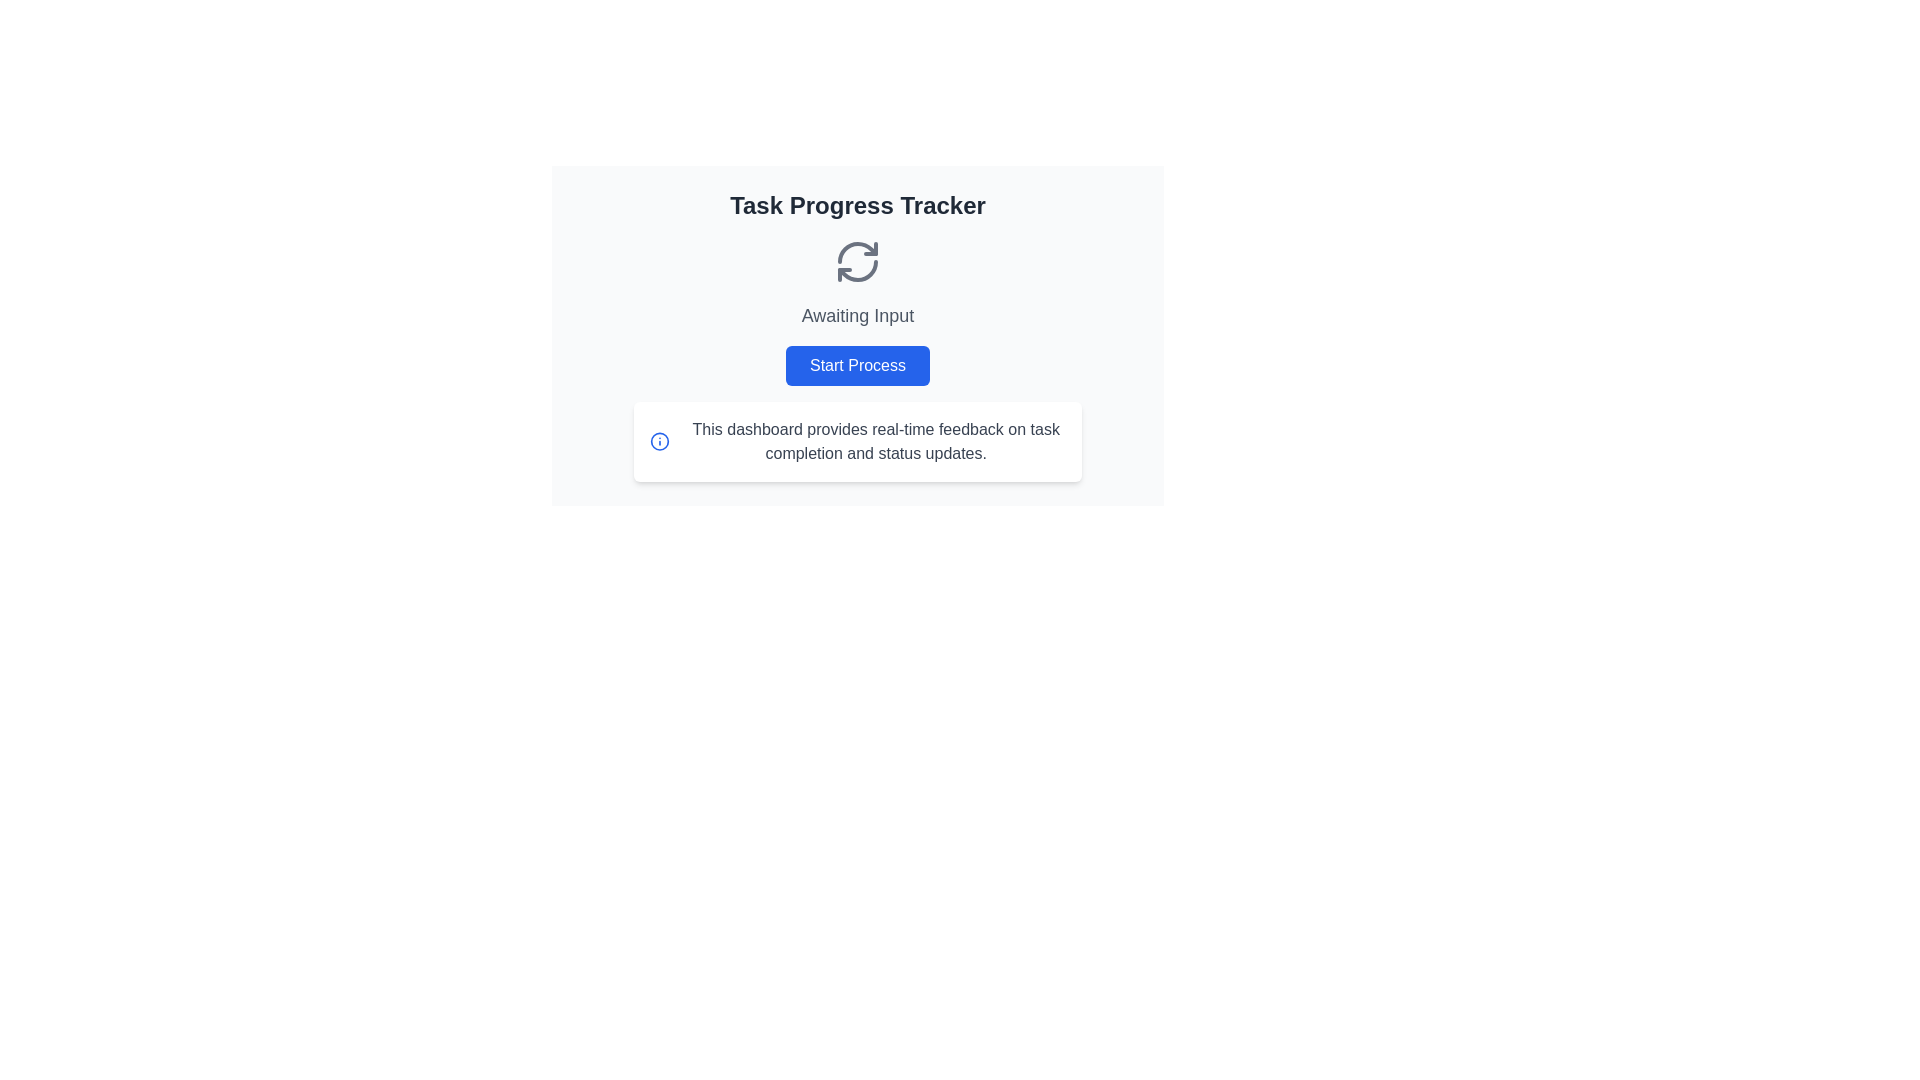  What do you see at coordinates (660, 441) in the screenshot?
I see `the blue circular info icon located to the left of the descriptive text about the dashboard's feedback and status updates` at bounding box center [660, 441].